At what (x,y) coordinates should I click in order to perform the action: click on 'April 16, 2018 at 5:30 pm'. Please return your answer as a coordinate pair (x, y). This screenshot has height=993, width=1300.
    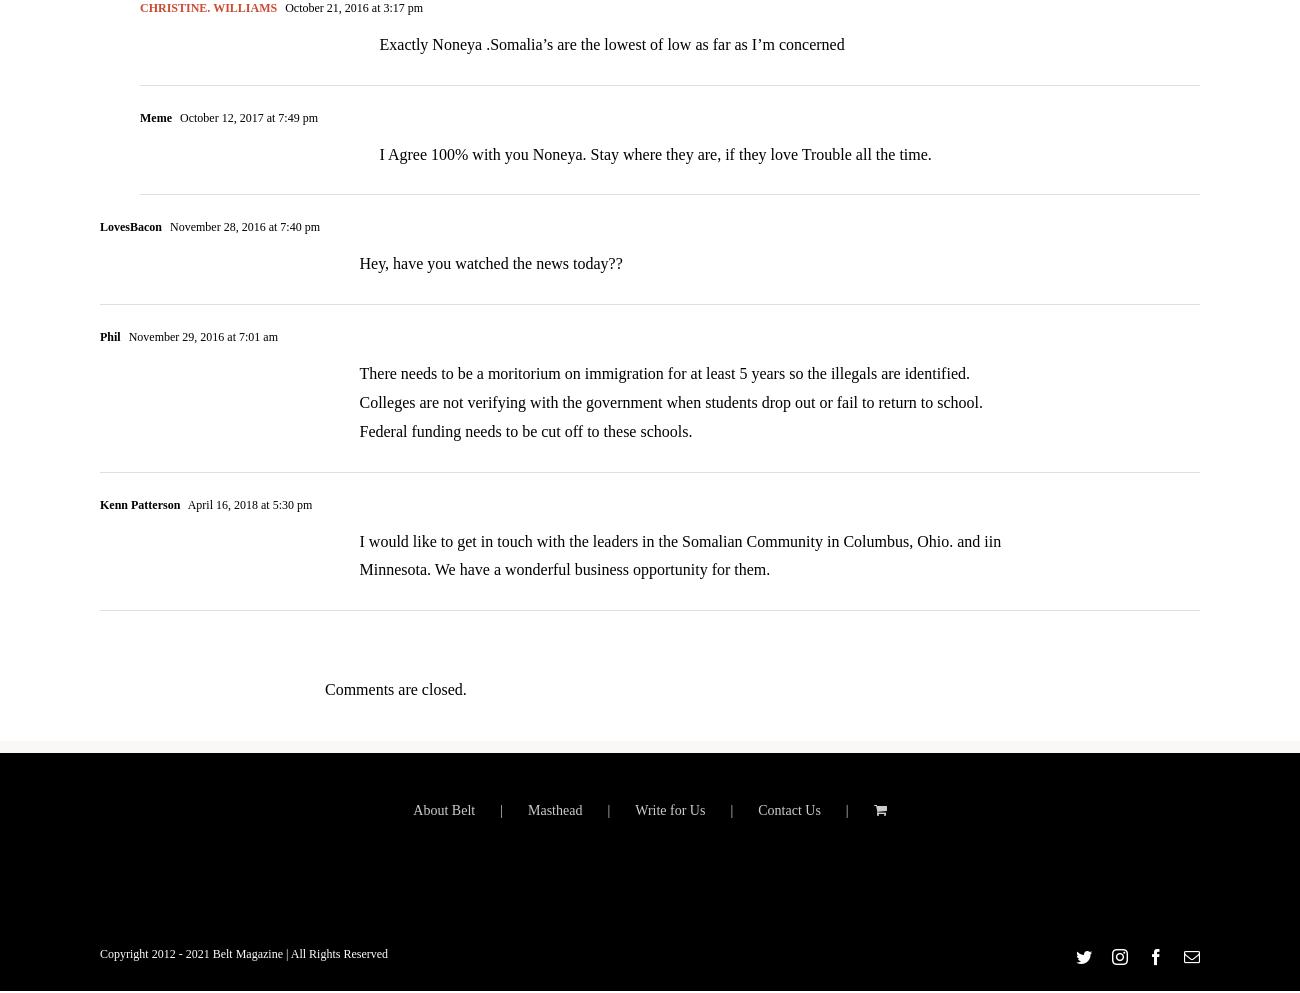
    Looking at the image, I should click on (247, 518).